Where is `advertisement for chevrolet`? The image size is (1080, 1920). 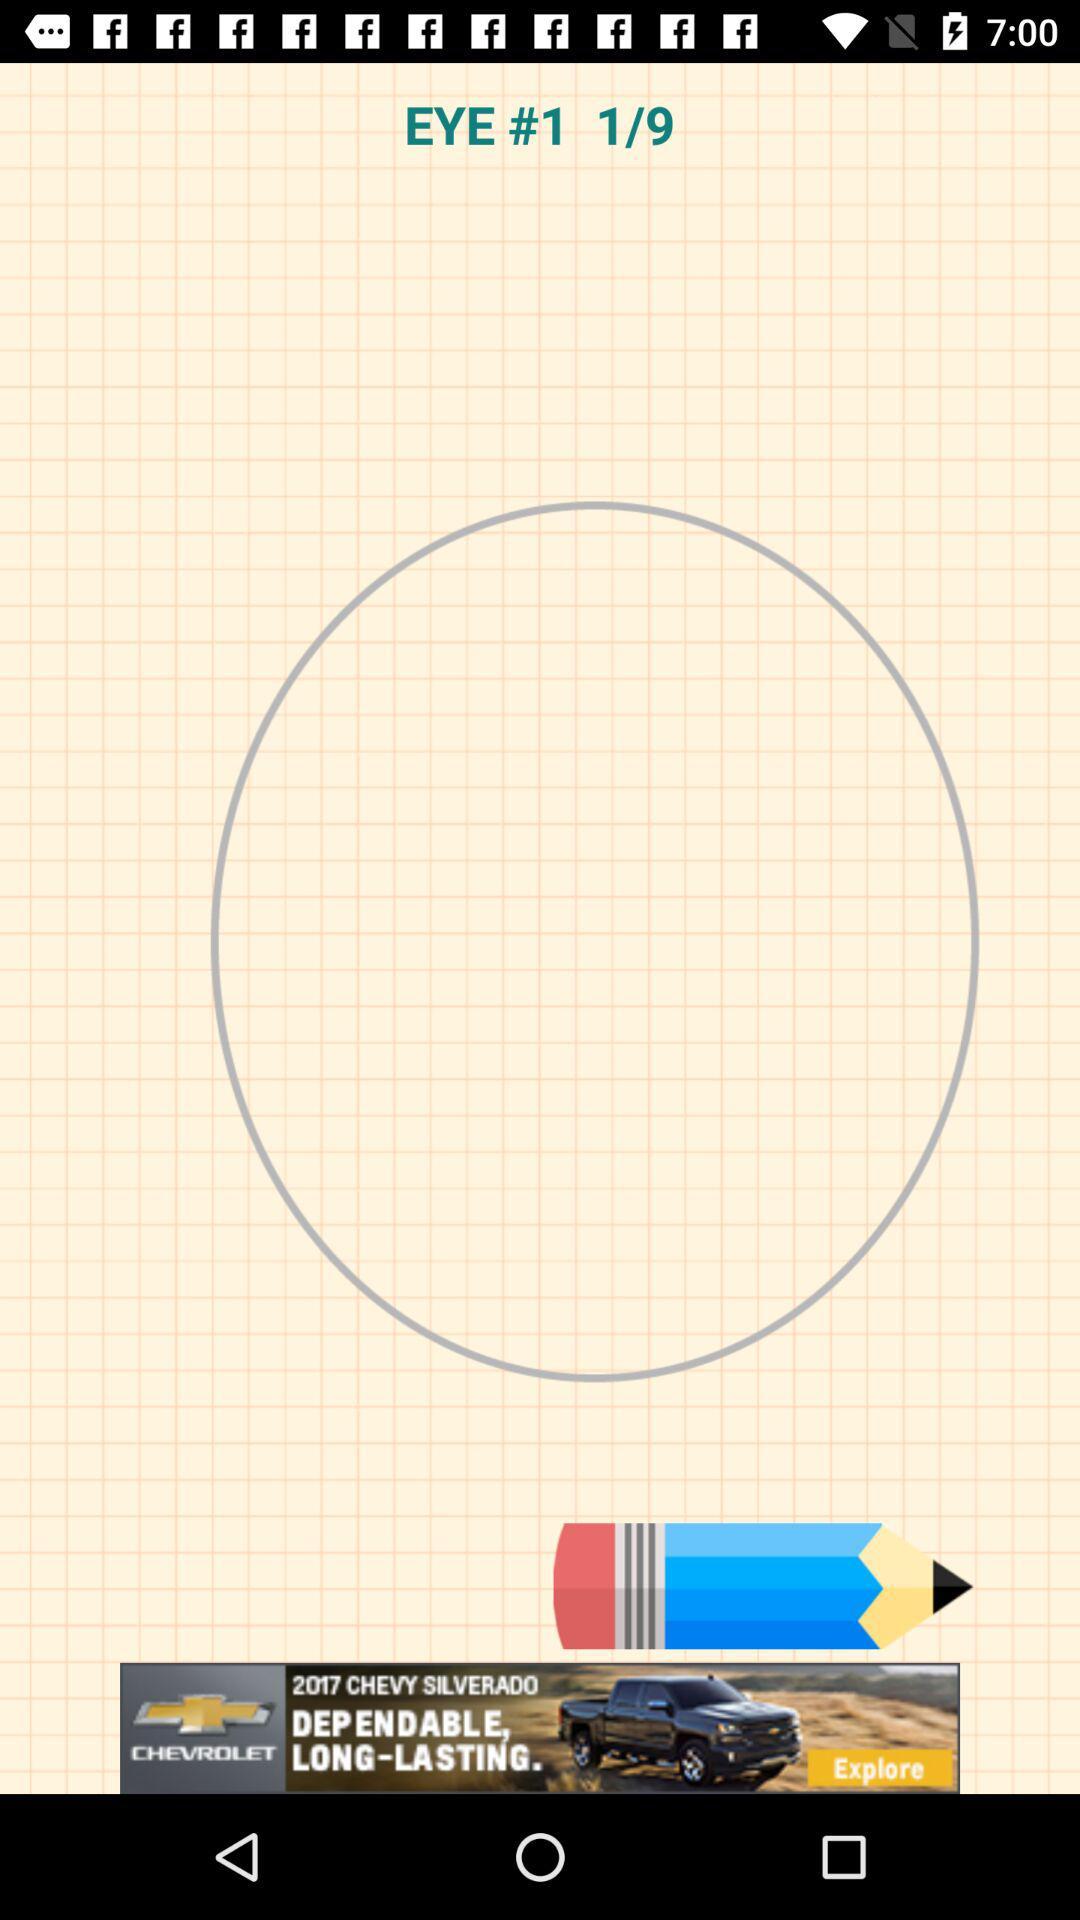 advertisement for chevrolet is located at coordinates (540, 1727).